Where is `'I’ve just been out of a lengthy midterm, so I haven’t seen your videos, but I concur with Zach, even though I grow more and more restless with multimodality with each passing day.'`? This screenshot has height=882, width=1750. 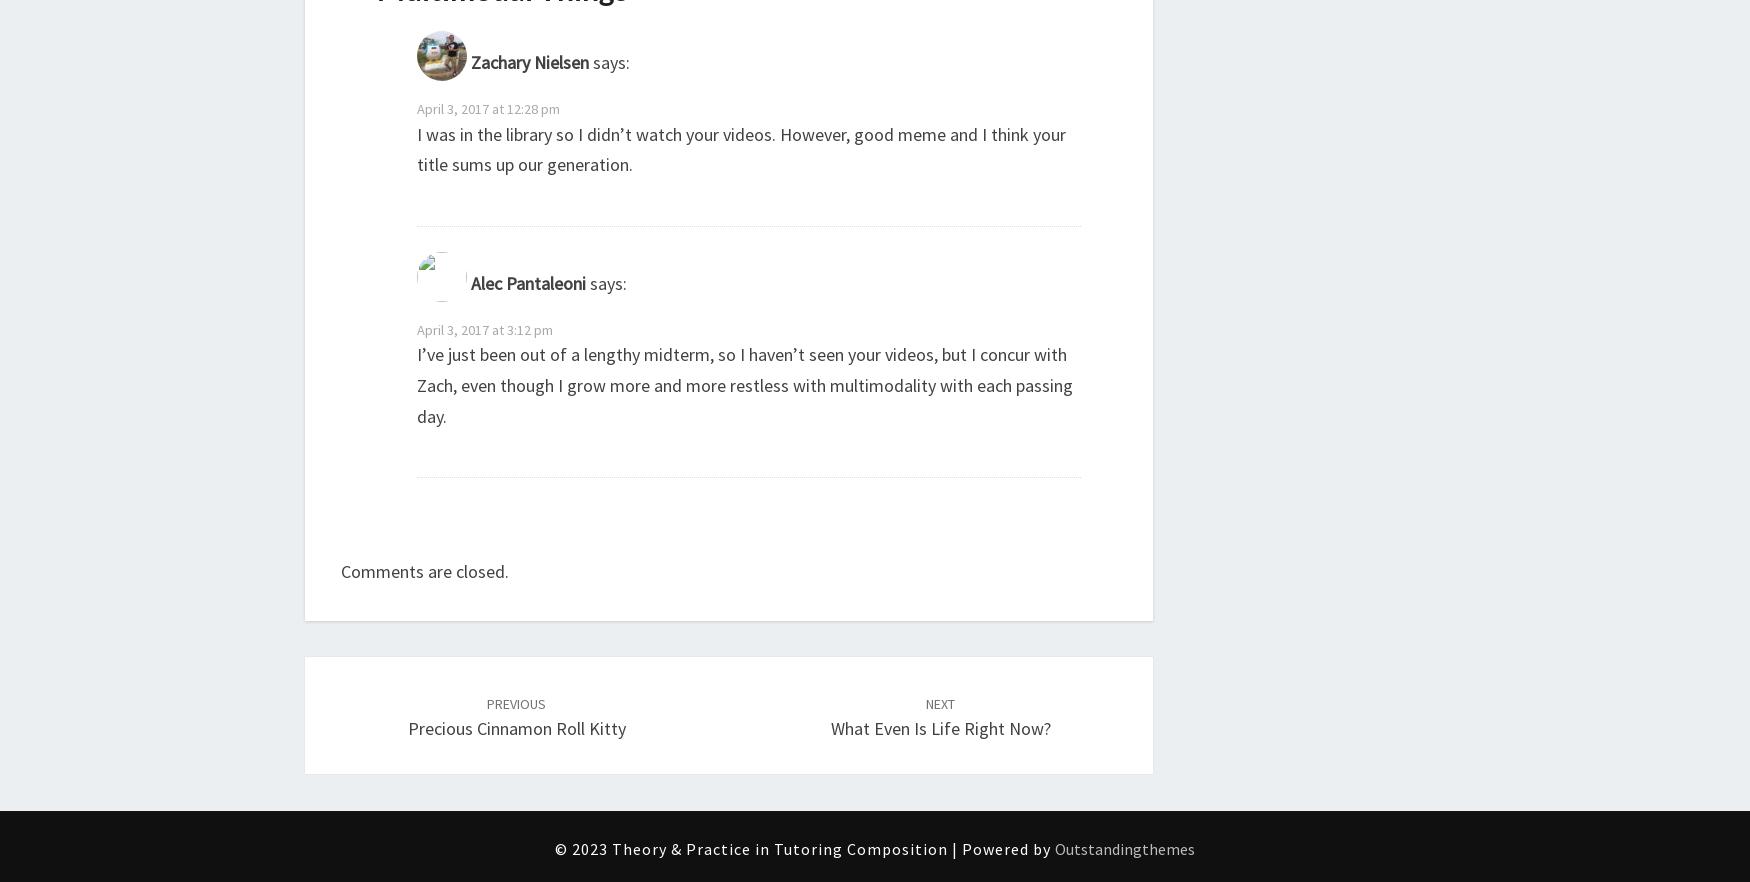 'I’ve just been out of a lengthy midterm, so I haven’t seen your videos, but I concur with Zach, even though I grow more and more restless with multimodality with each passing day.' is located at coordinates (744, 384).